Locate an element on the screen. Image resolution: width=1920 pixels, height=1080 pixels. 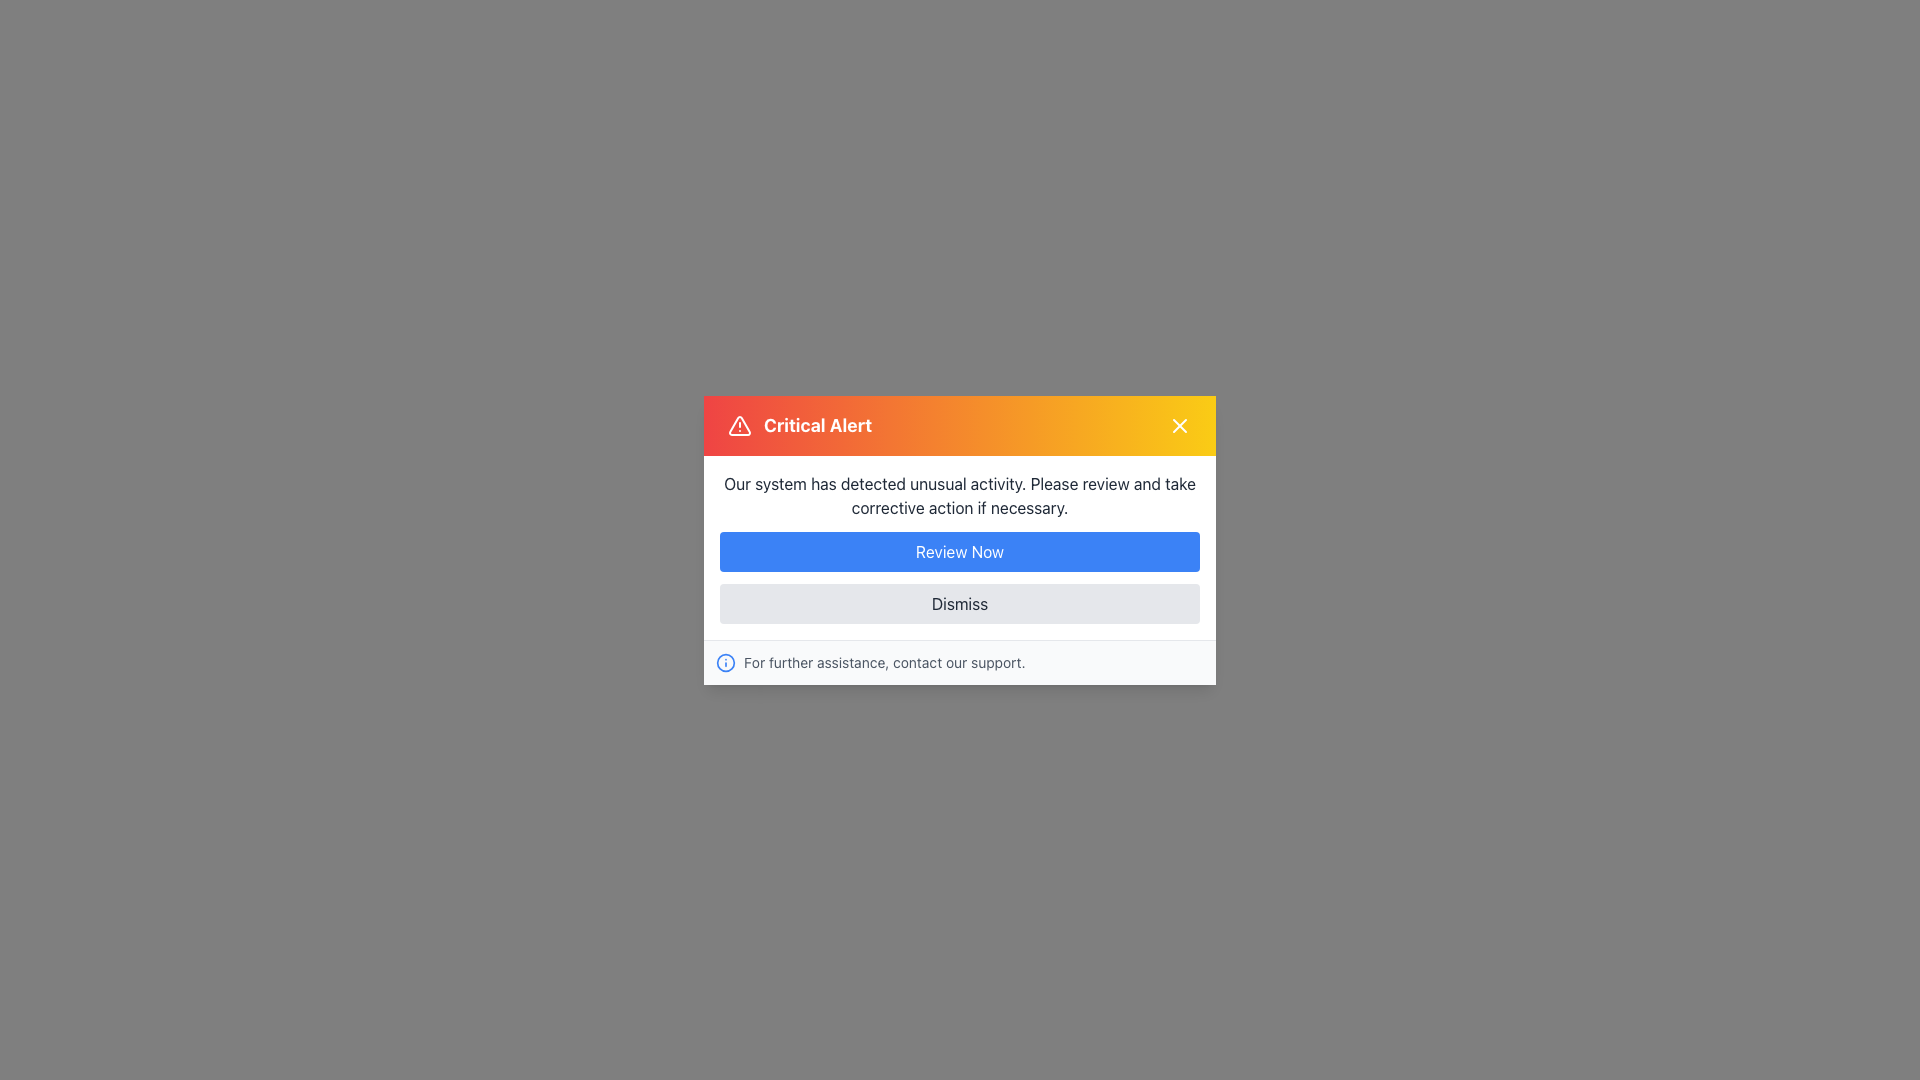
the text block containing the message 'Our system has detected unusual activity. Please review and take corrective action if necessary.' which is located below the 'Critical Alert' heading and above the 'Review Now' and 'Dismiss' buttons is located at coordinates (960, 494).